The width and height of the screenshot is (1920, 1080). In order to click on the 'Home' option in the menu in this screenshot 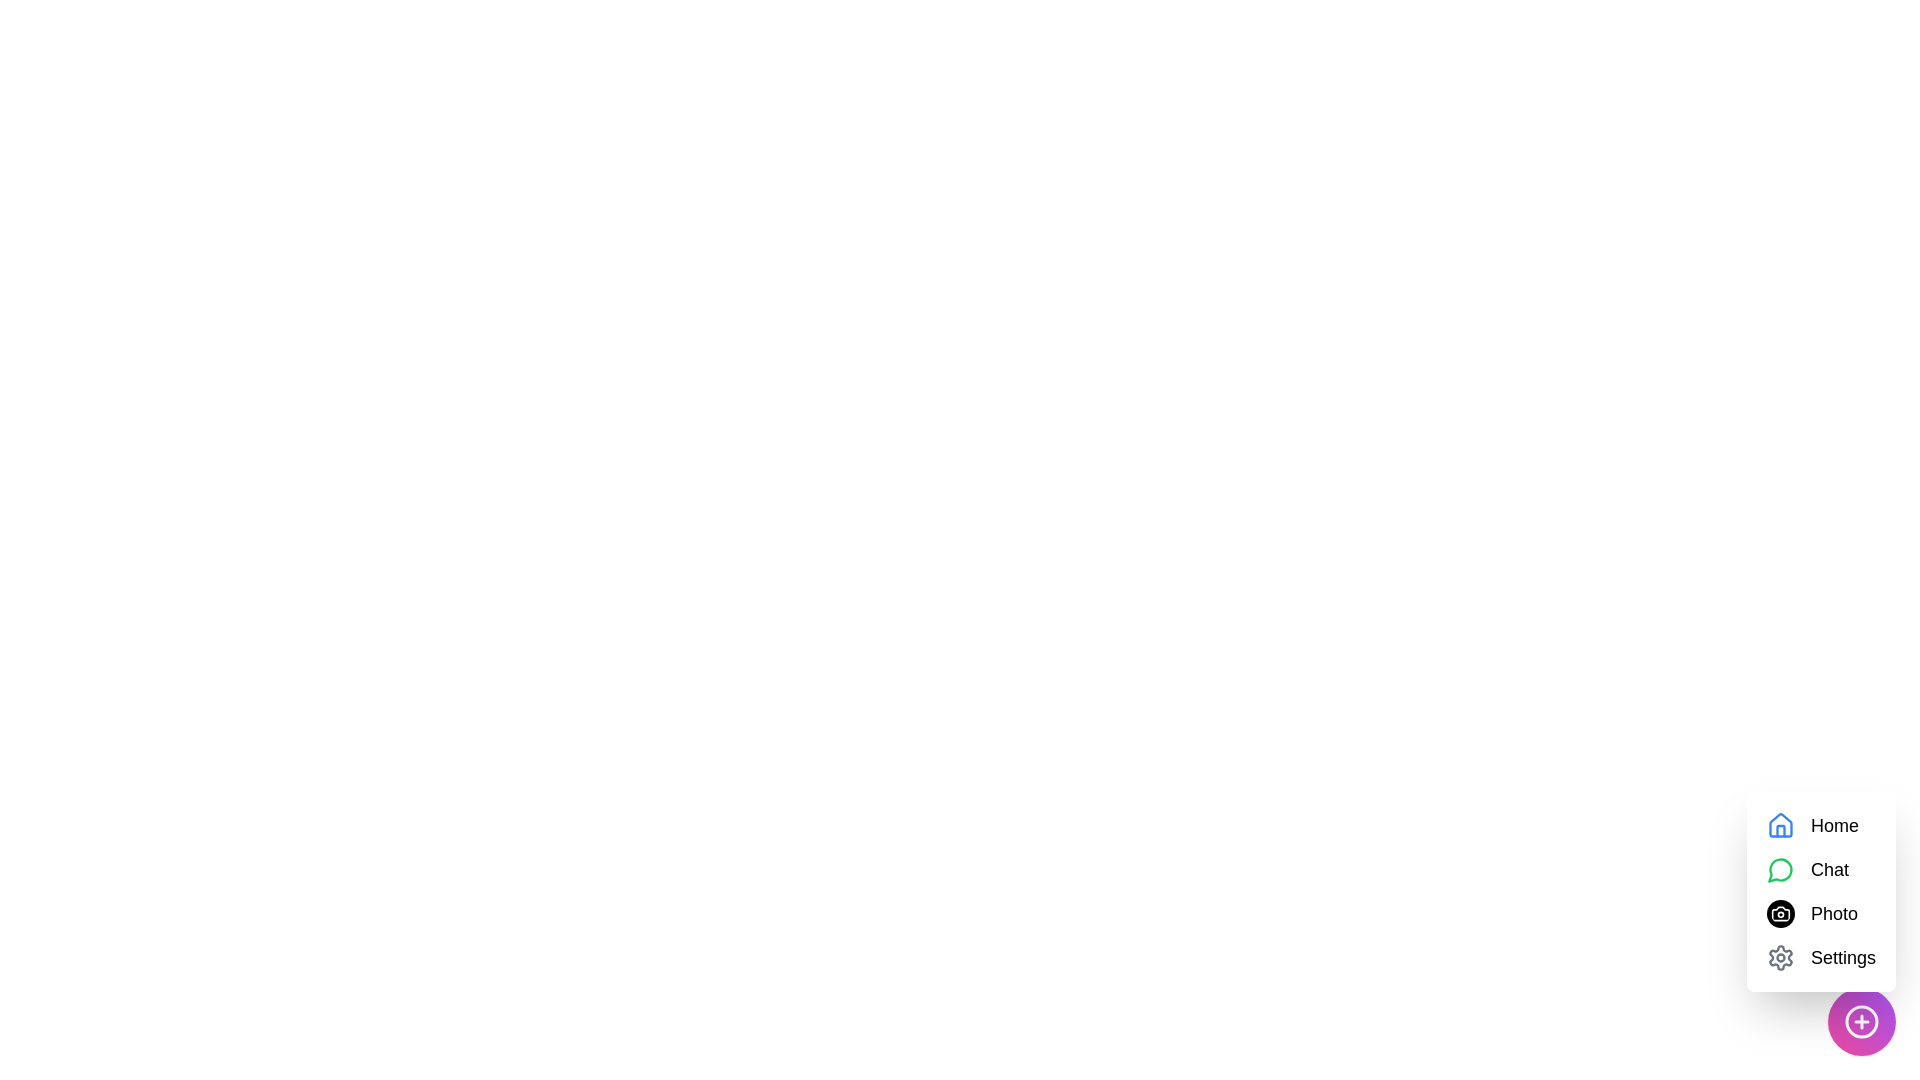, I will do `click(1834, 825)`.